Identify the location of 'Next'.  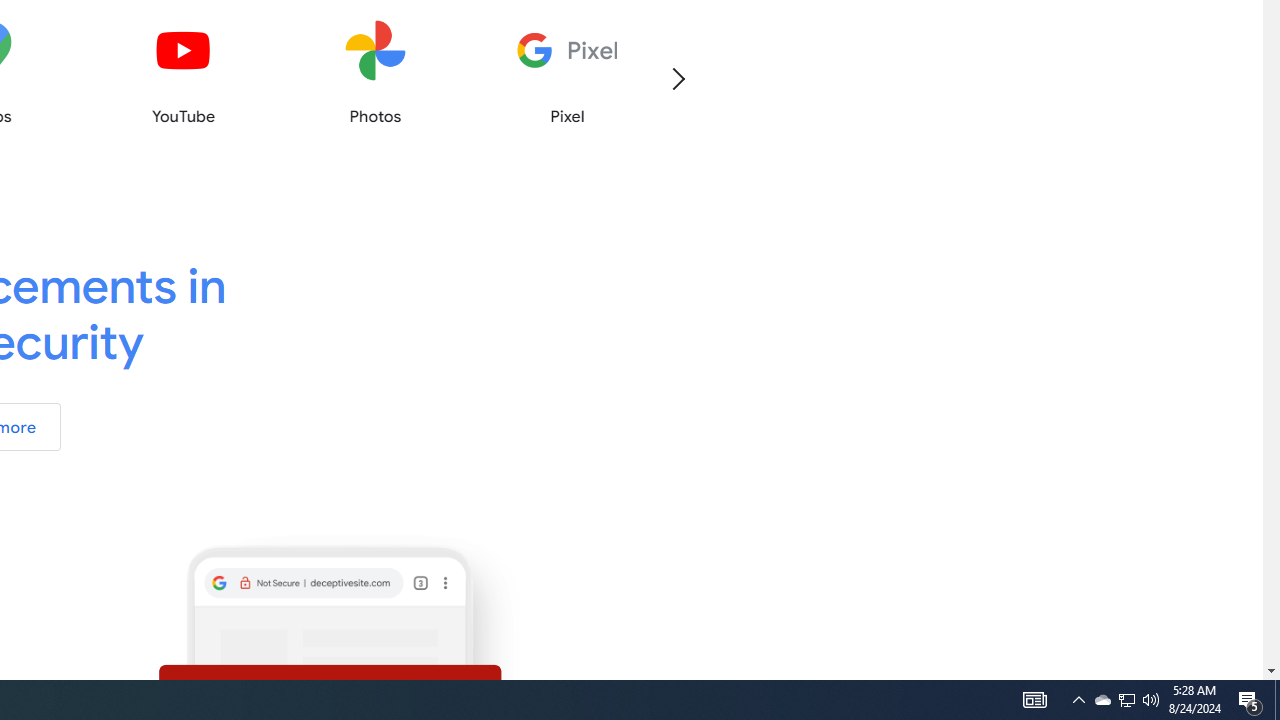
(677, 77).